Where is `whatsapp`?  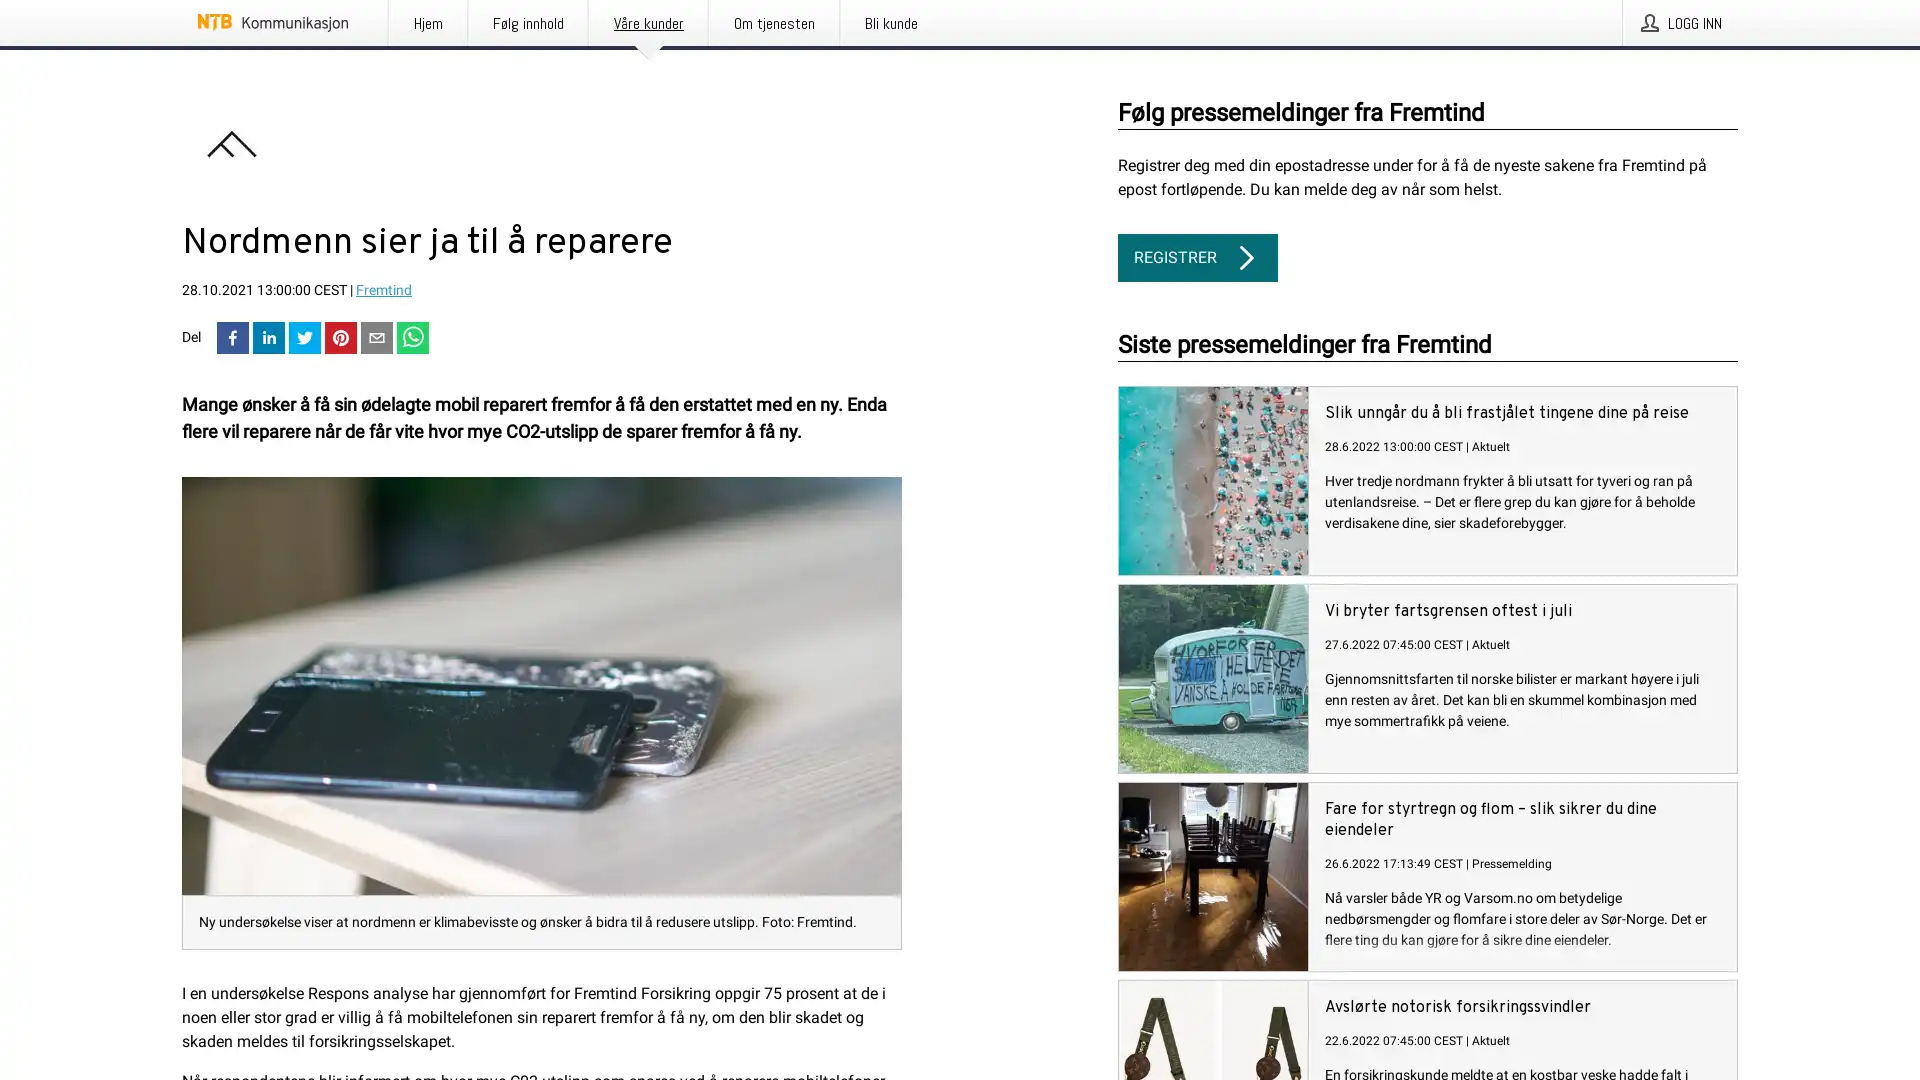 whatsapp is located at coordinates (411, 338).